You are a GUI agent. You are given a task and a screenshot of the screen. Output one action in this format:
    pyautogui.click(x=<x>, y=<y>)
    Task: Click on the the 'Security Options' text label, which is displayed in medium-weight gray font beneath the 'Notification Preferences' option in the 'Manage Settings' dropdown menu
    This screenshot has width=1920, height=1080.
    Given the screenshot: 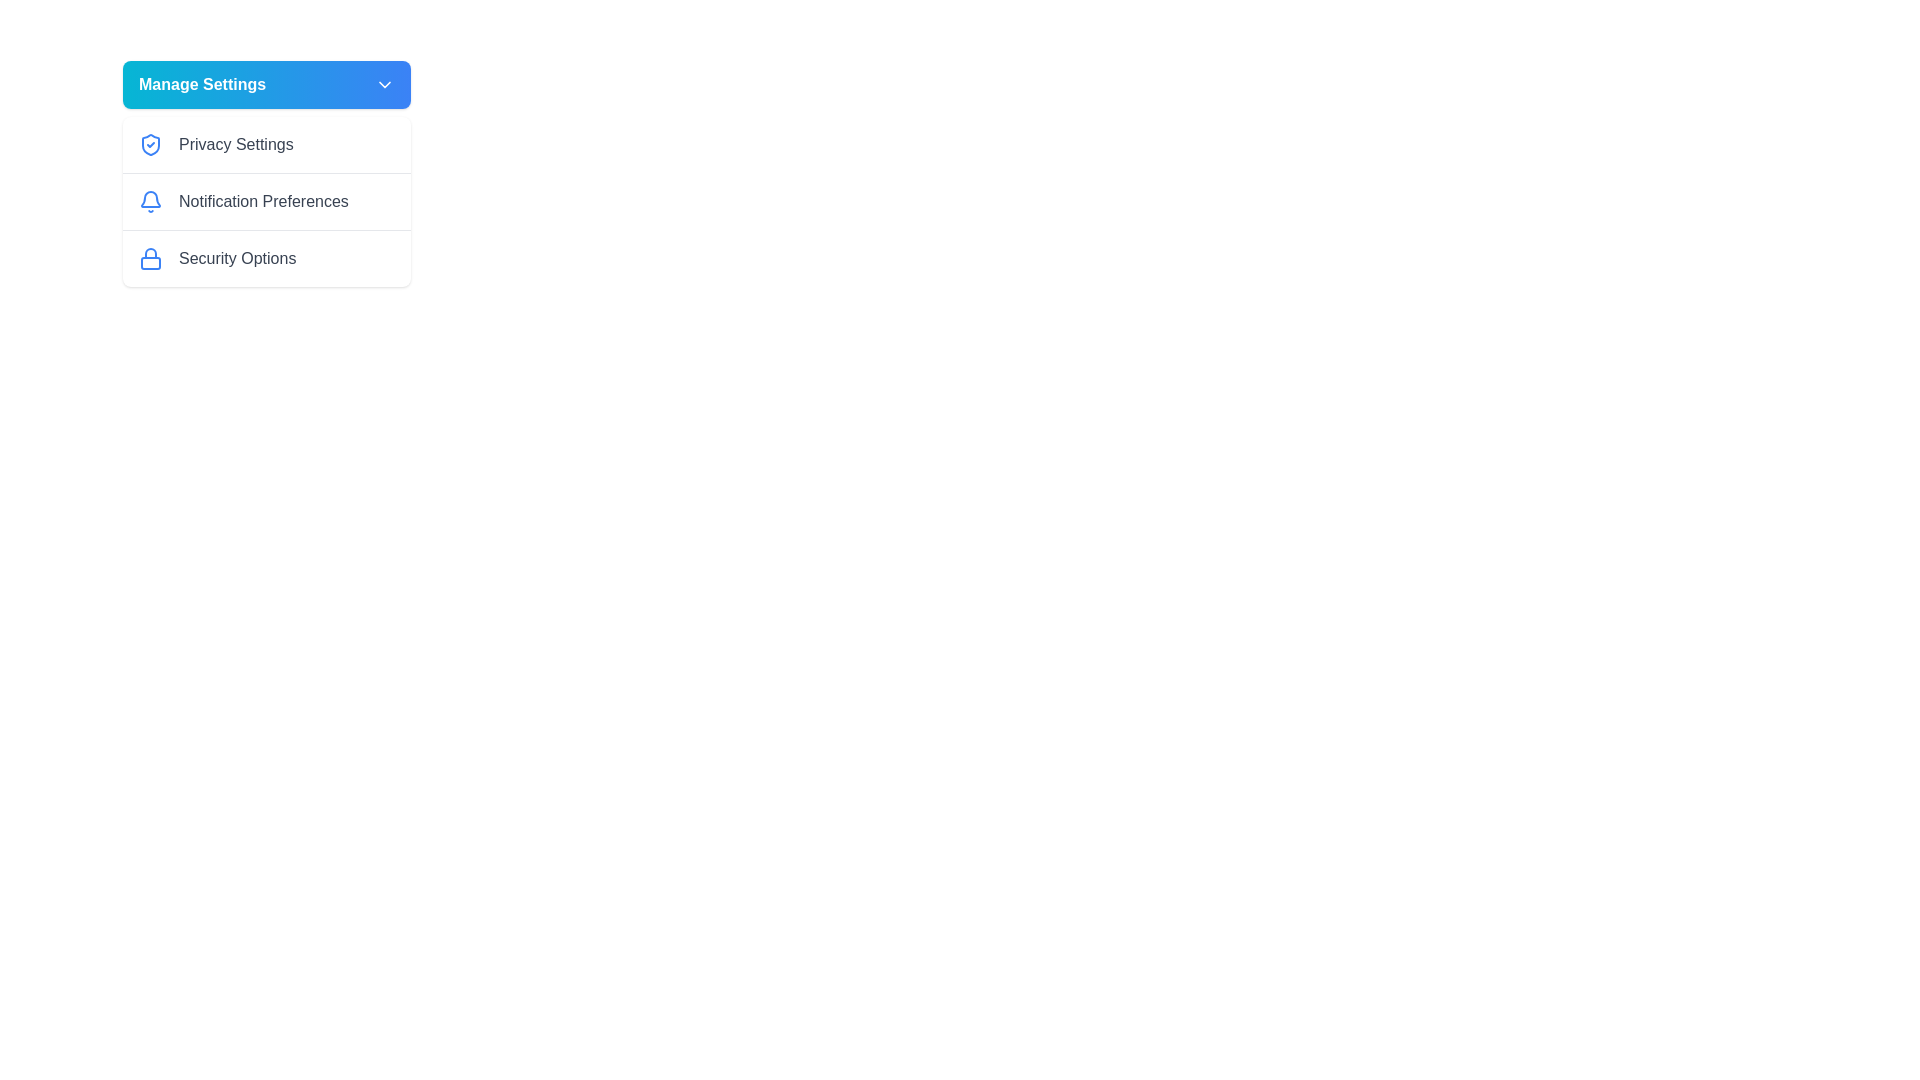 What is the action you would take?
    pyautogui.click(x=237, y=257)
    